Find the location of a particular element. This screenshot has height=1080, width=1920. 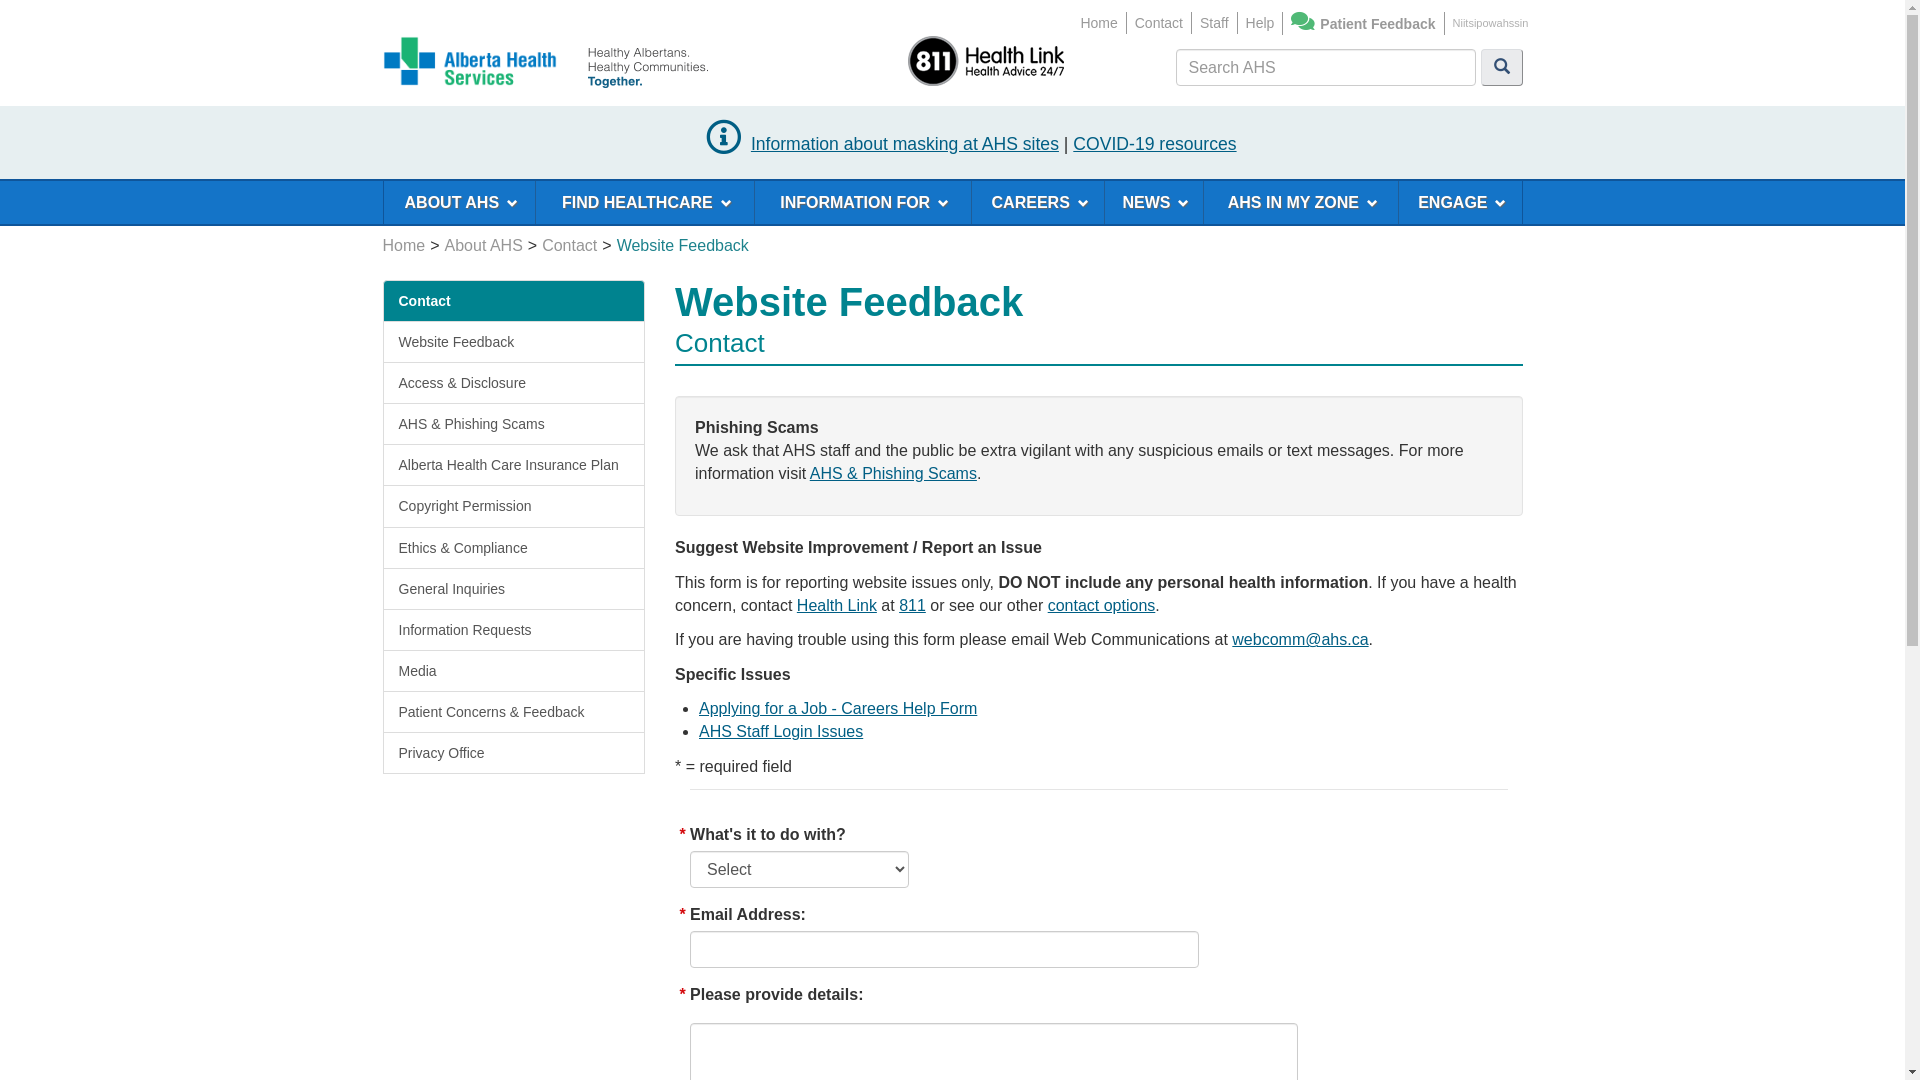

'Patient Concerns & Feedback' is located at coordinates (513, 711).